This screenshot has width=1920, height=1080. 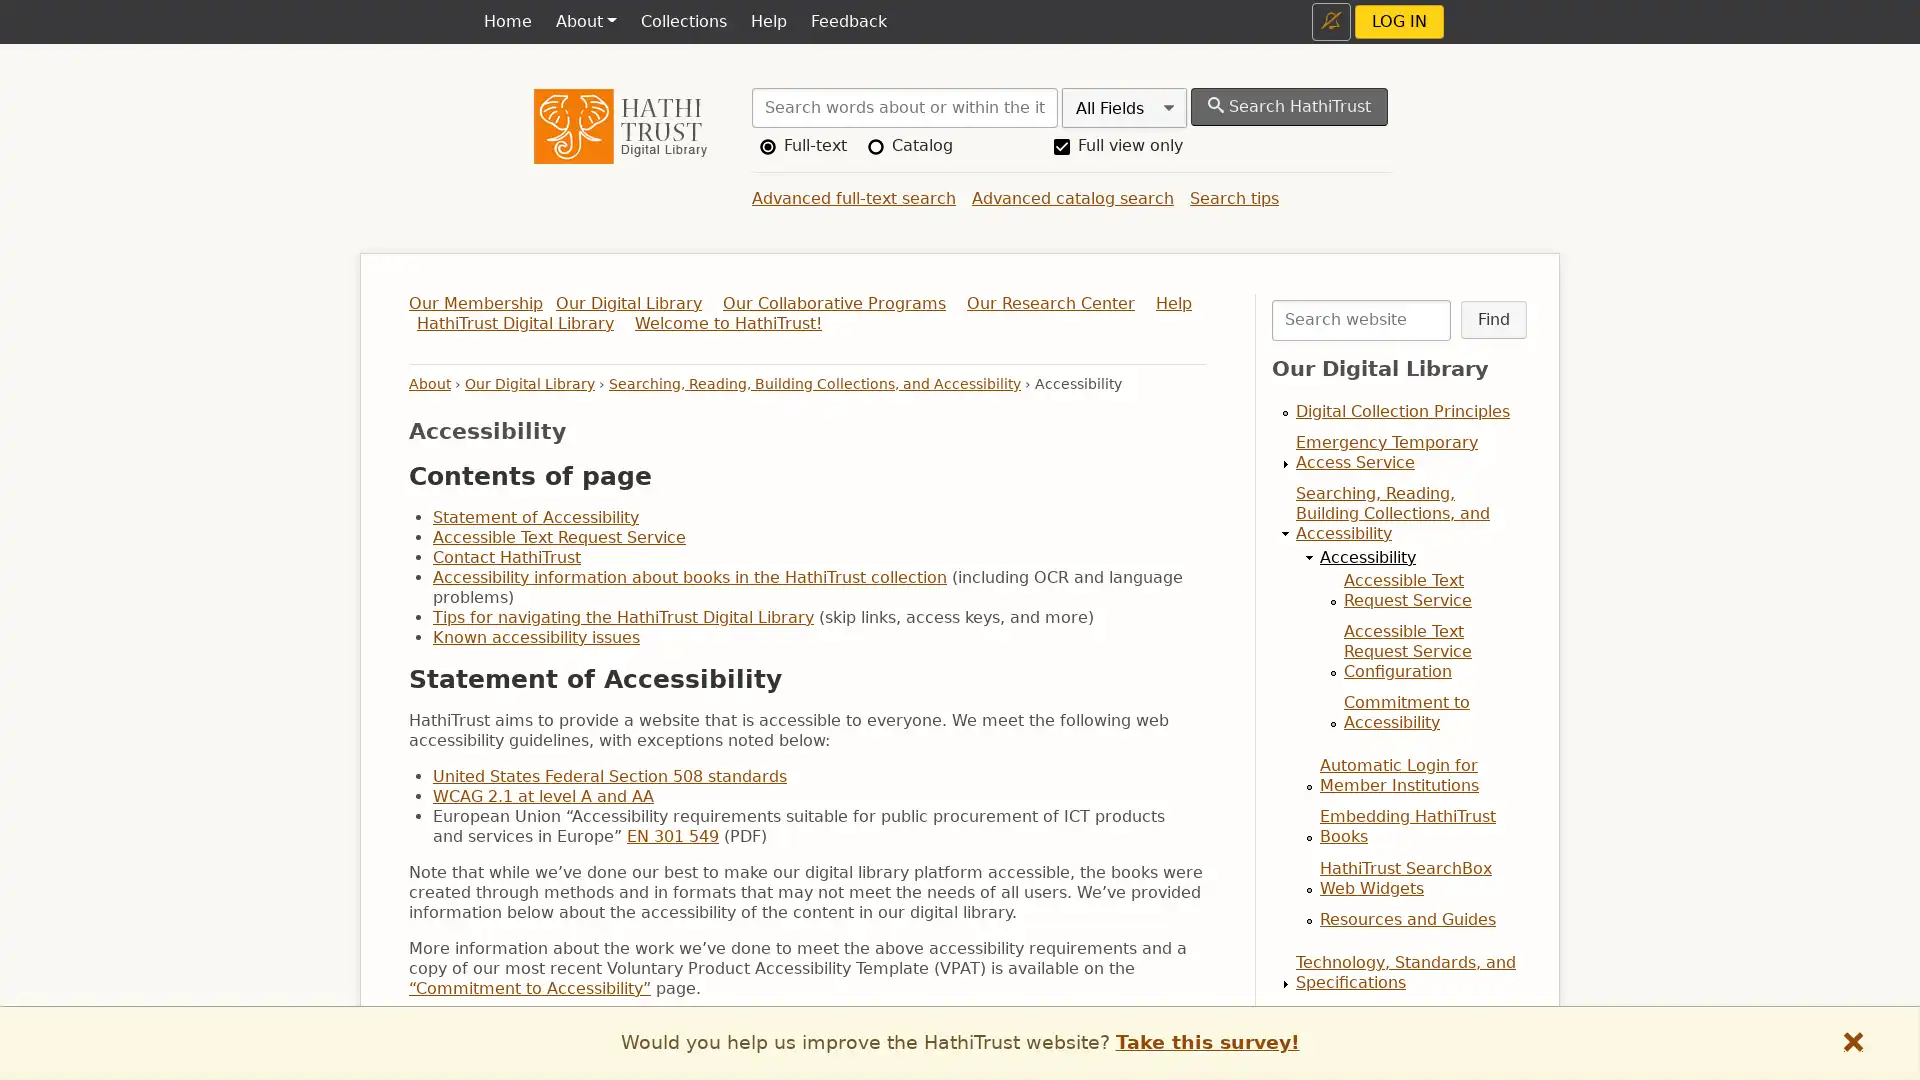 What do you see at coordinates (1289, 107) in the screenshot?
I see `Search HathiTrust` at bounding box center [1289, 107].